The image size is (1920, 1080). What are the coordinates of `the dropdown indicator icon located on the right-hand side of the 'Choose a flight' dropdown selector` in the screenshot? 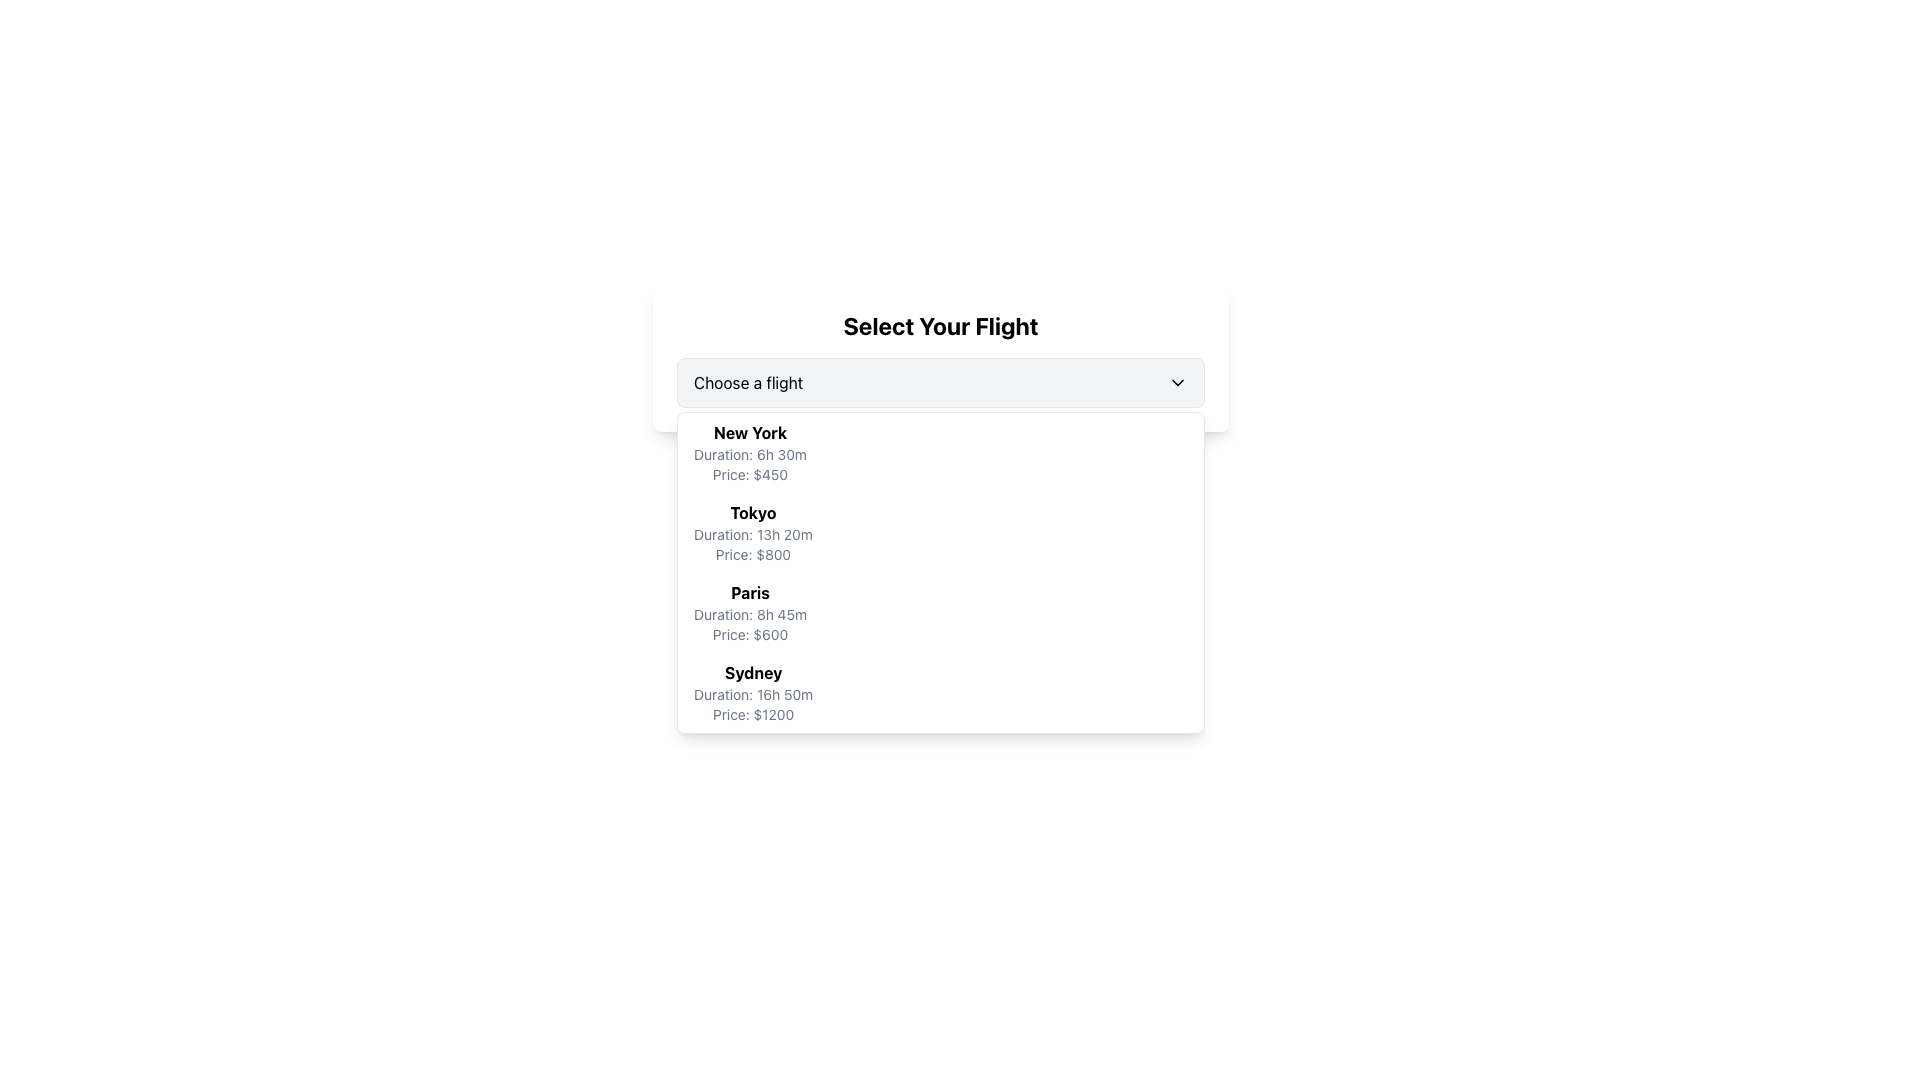 It's located at (1177, 382).